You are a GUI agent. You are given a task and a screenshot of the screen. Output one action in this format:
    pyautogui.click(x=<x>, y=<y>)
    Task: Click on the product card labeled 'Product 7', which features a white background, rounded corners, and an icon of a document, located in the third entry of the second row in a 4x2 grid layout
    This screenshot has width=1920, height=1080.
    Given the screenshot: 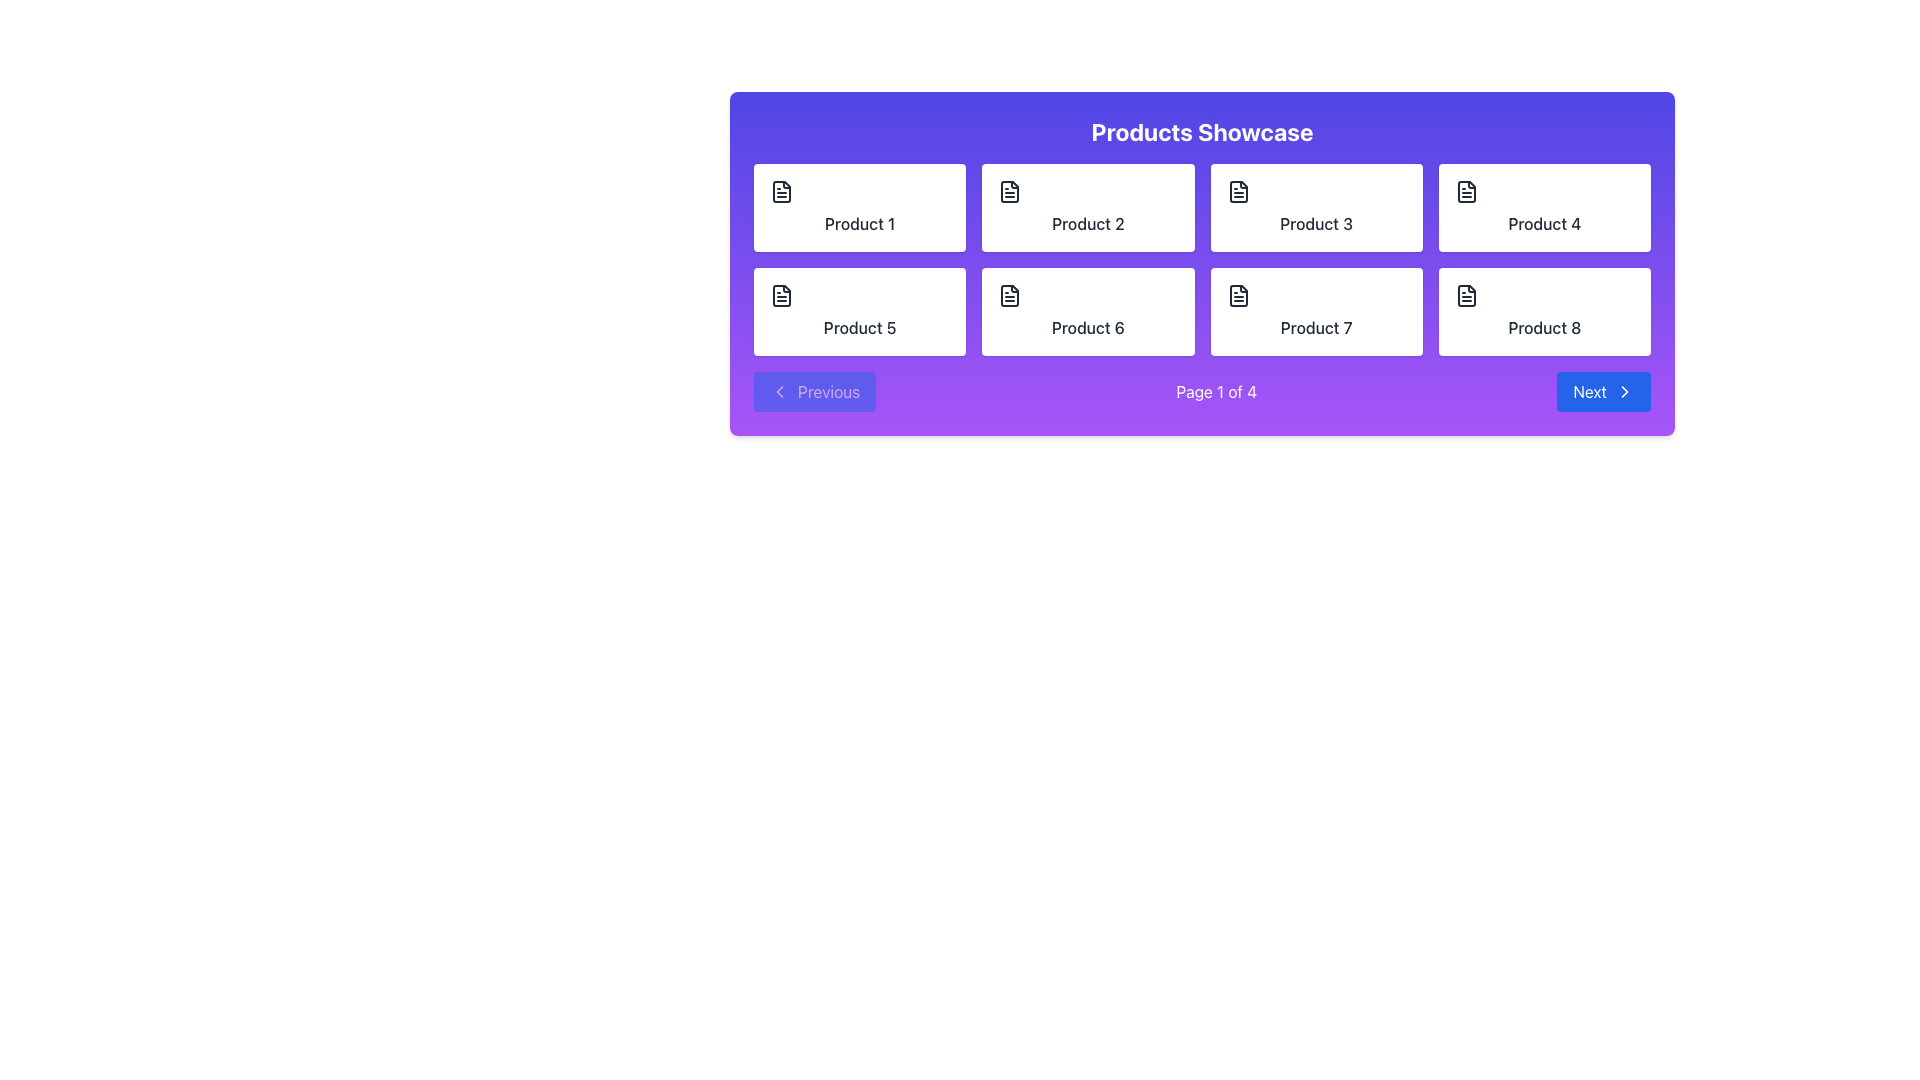 What is the action you would take?
    pyautogui.click(x=1316, y=312)
    